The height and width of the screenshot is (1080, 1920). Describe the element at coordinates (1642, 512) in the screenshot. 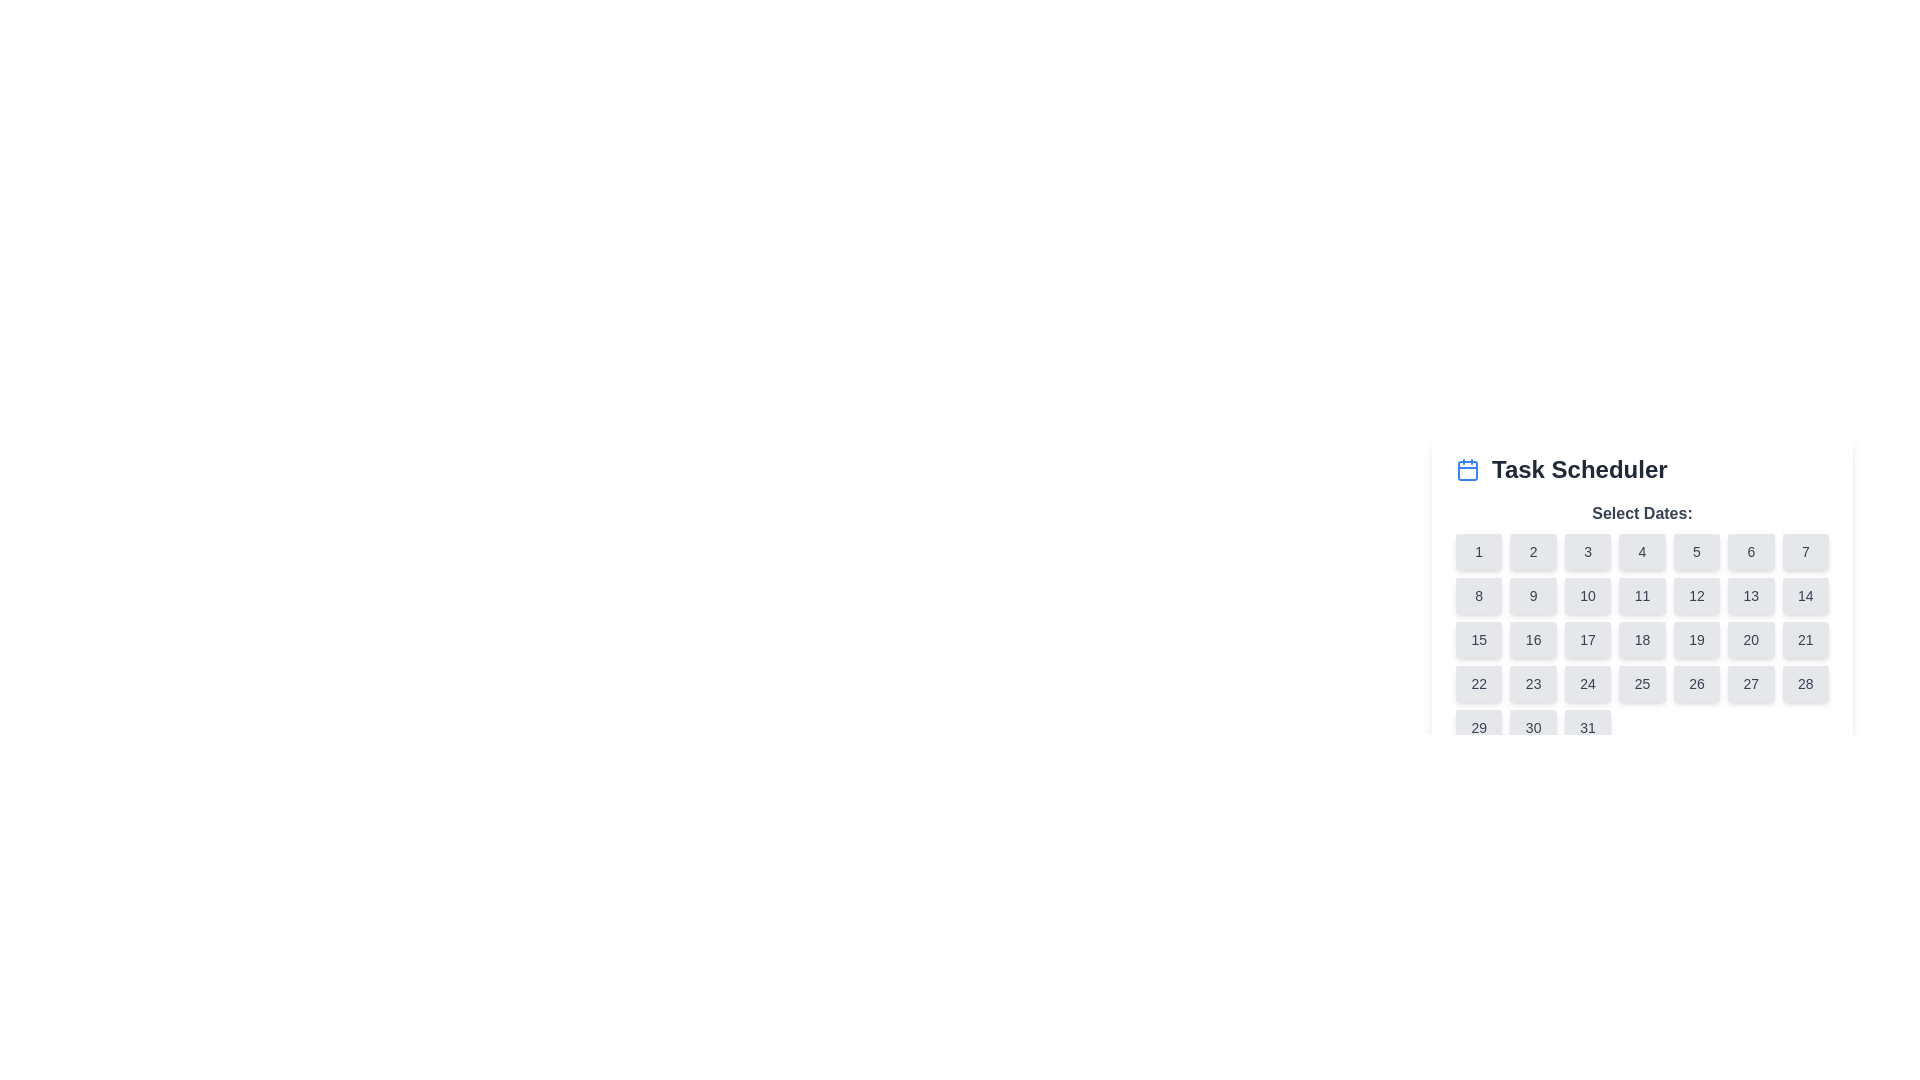

I see `the text label that informs the user about the purpose of the following date selection grid, which is centrally aligned at the top of the date picker section below the heading 'Task Scheduler'` at that location.